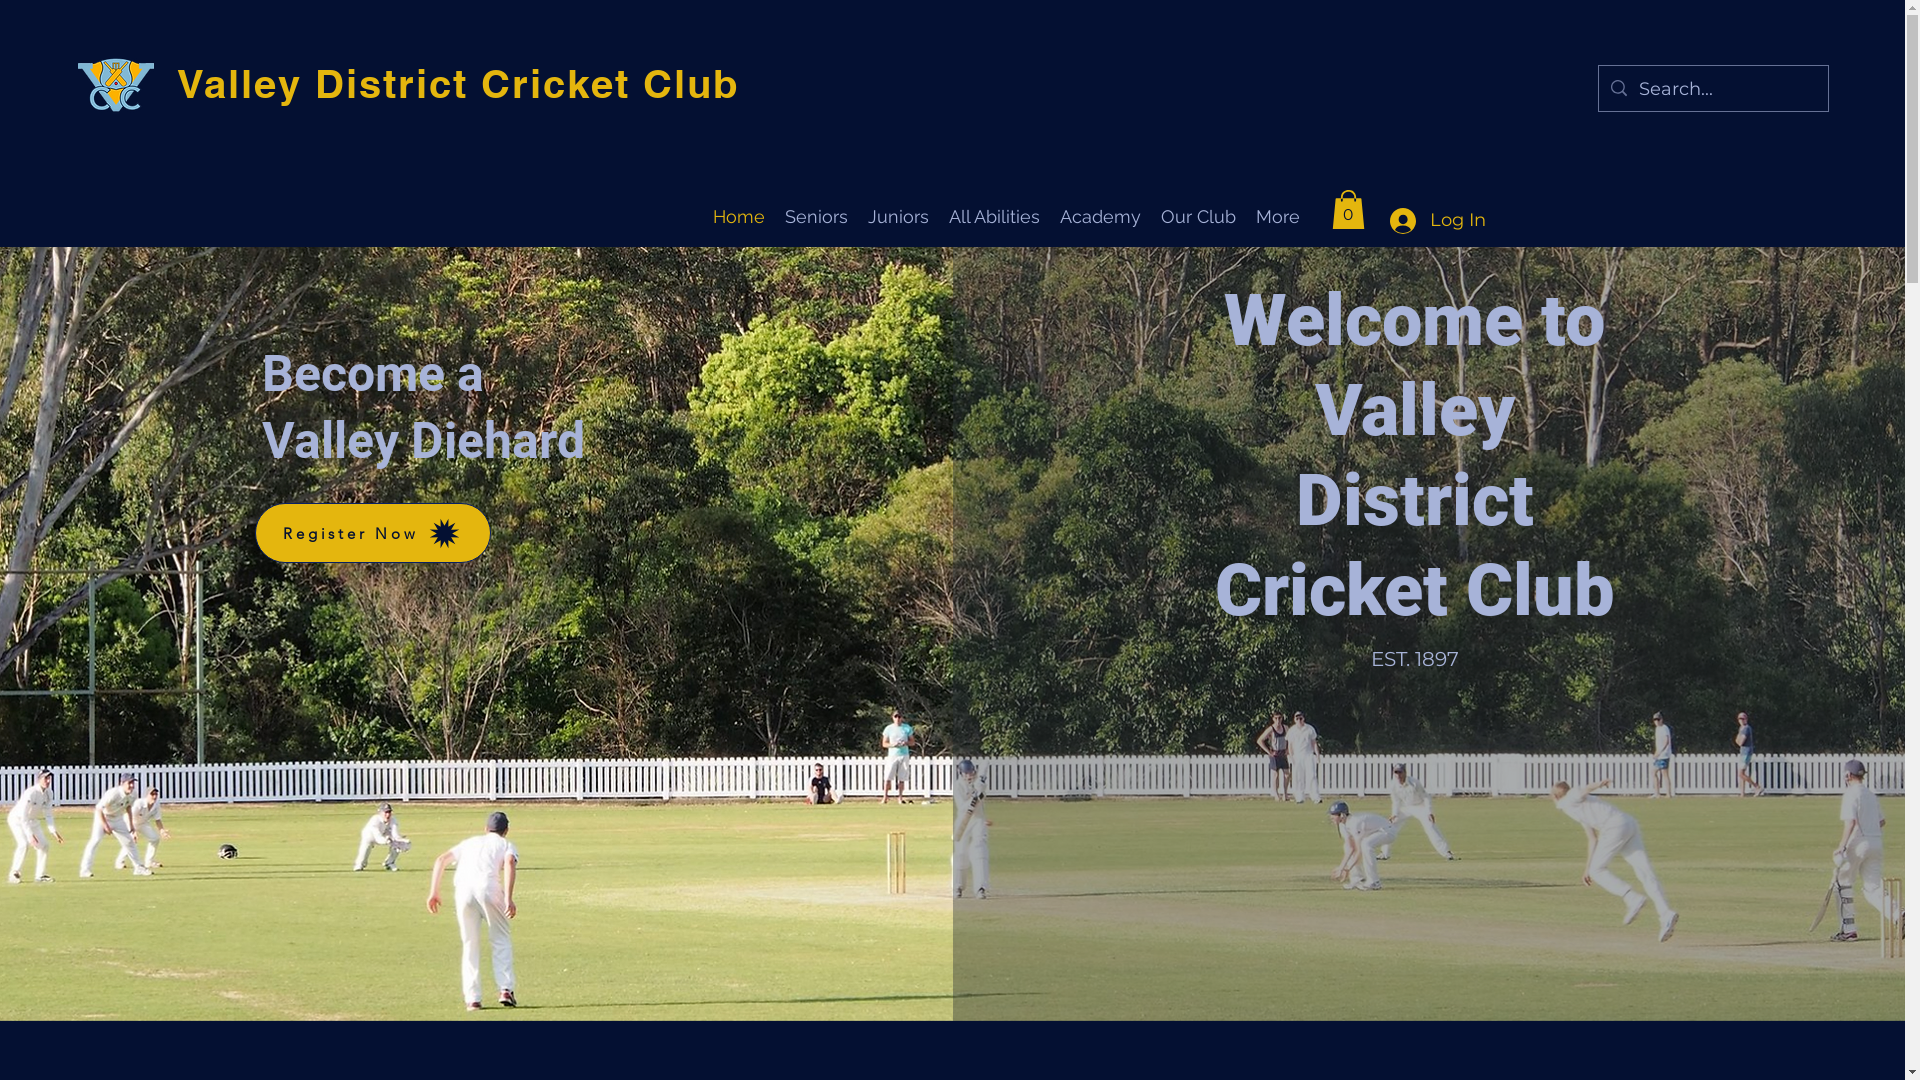  Describe the element at coordinates (993, 215) in the screenshot. I see `'All Abilities'` at that location.